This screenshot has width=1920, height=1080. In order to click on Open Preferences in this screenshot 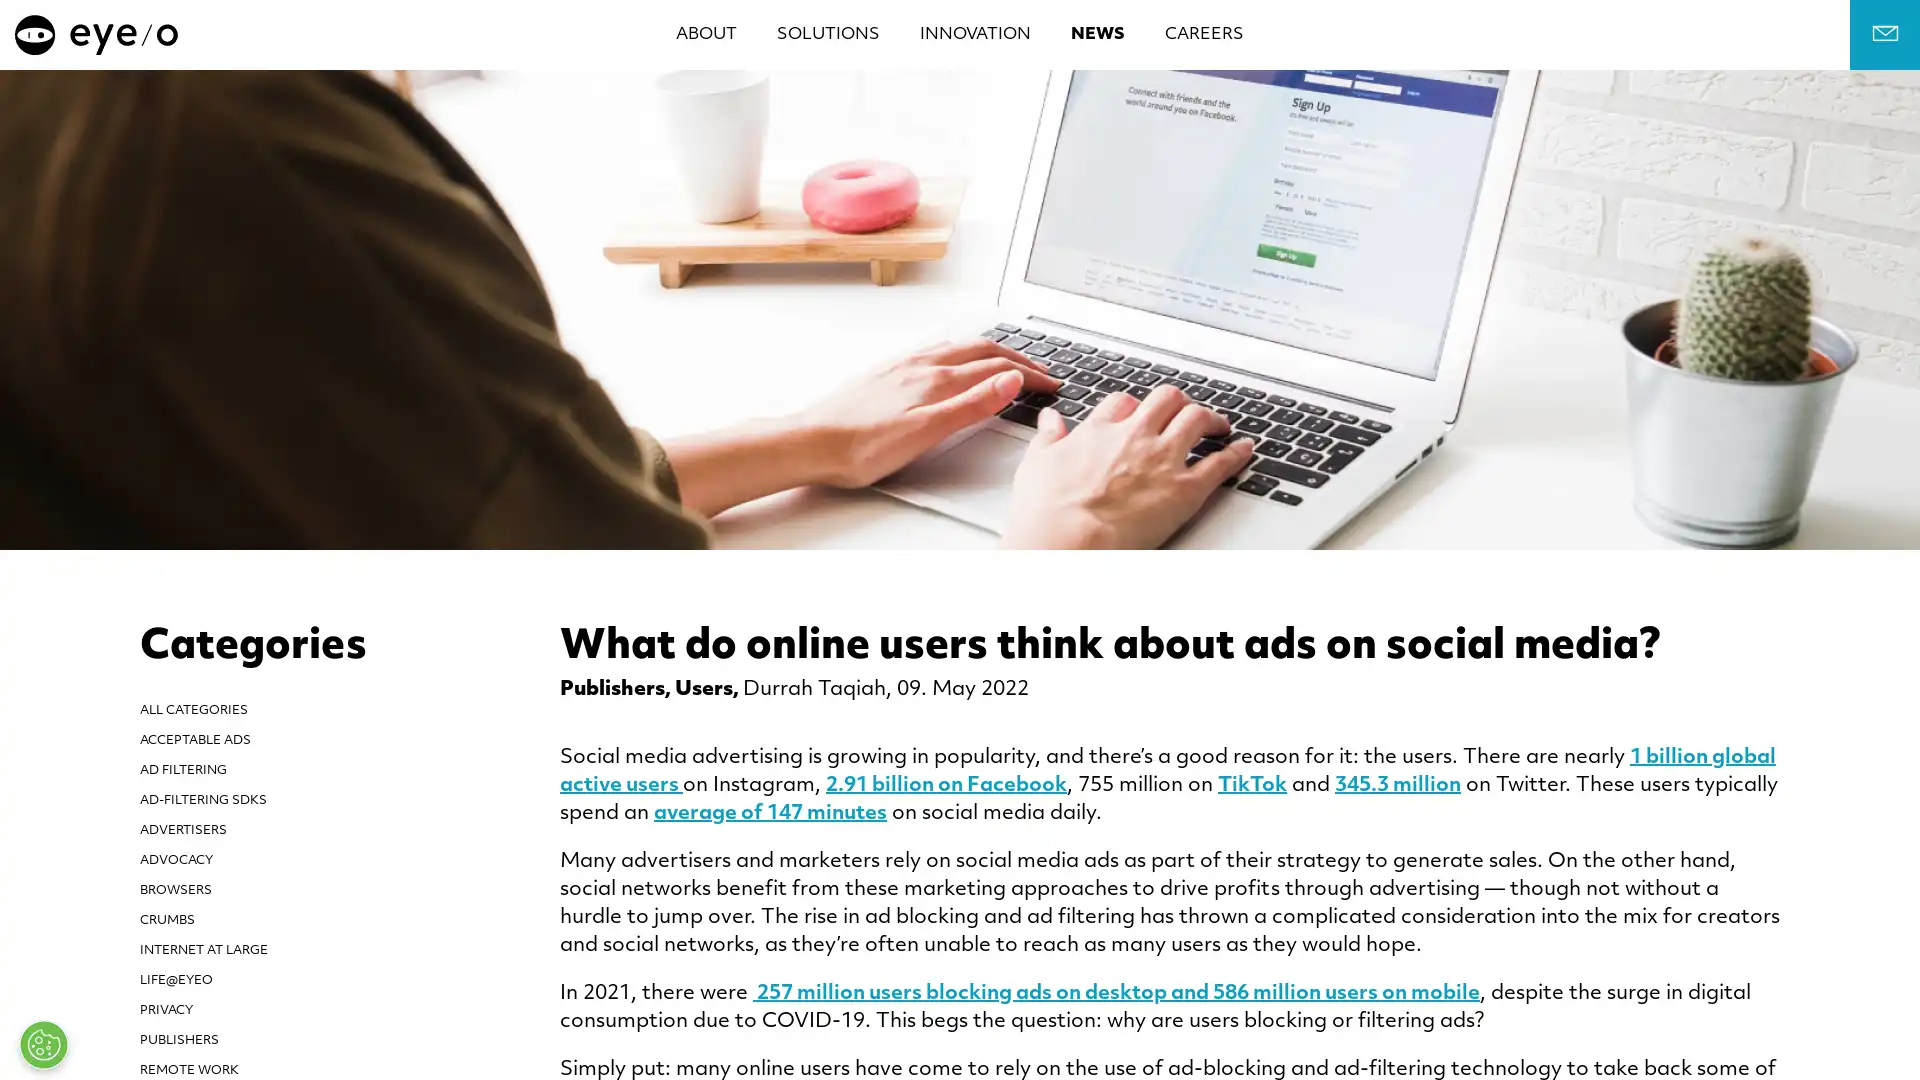, I will do `click(43, 1044)`.